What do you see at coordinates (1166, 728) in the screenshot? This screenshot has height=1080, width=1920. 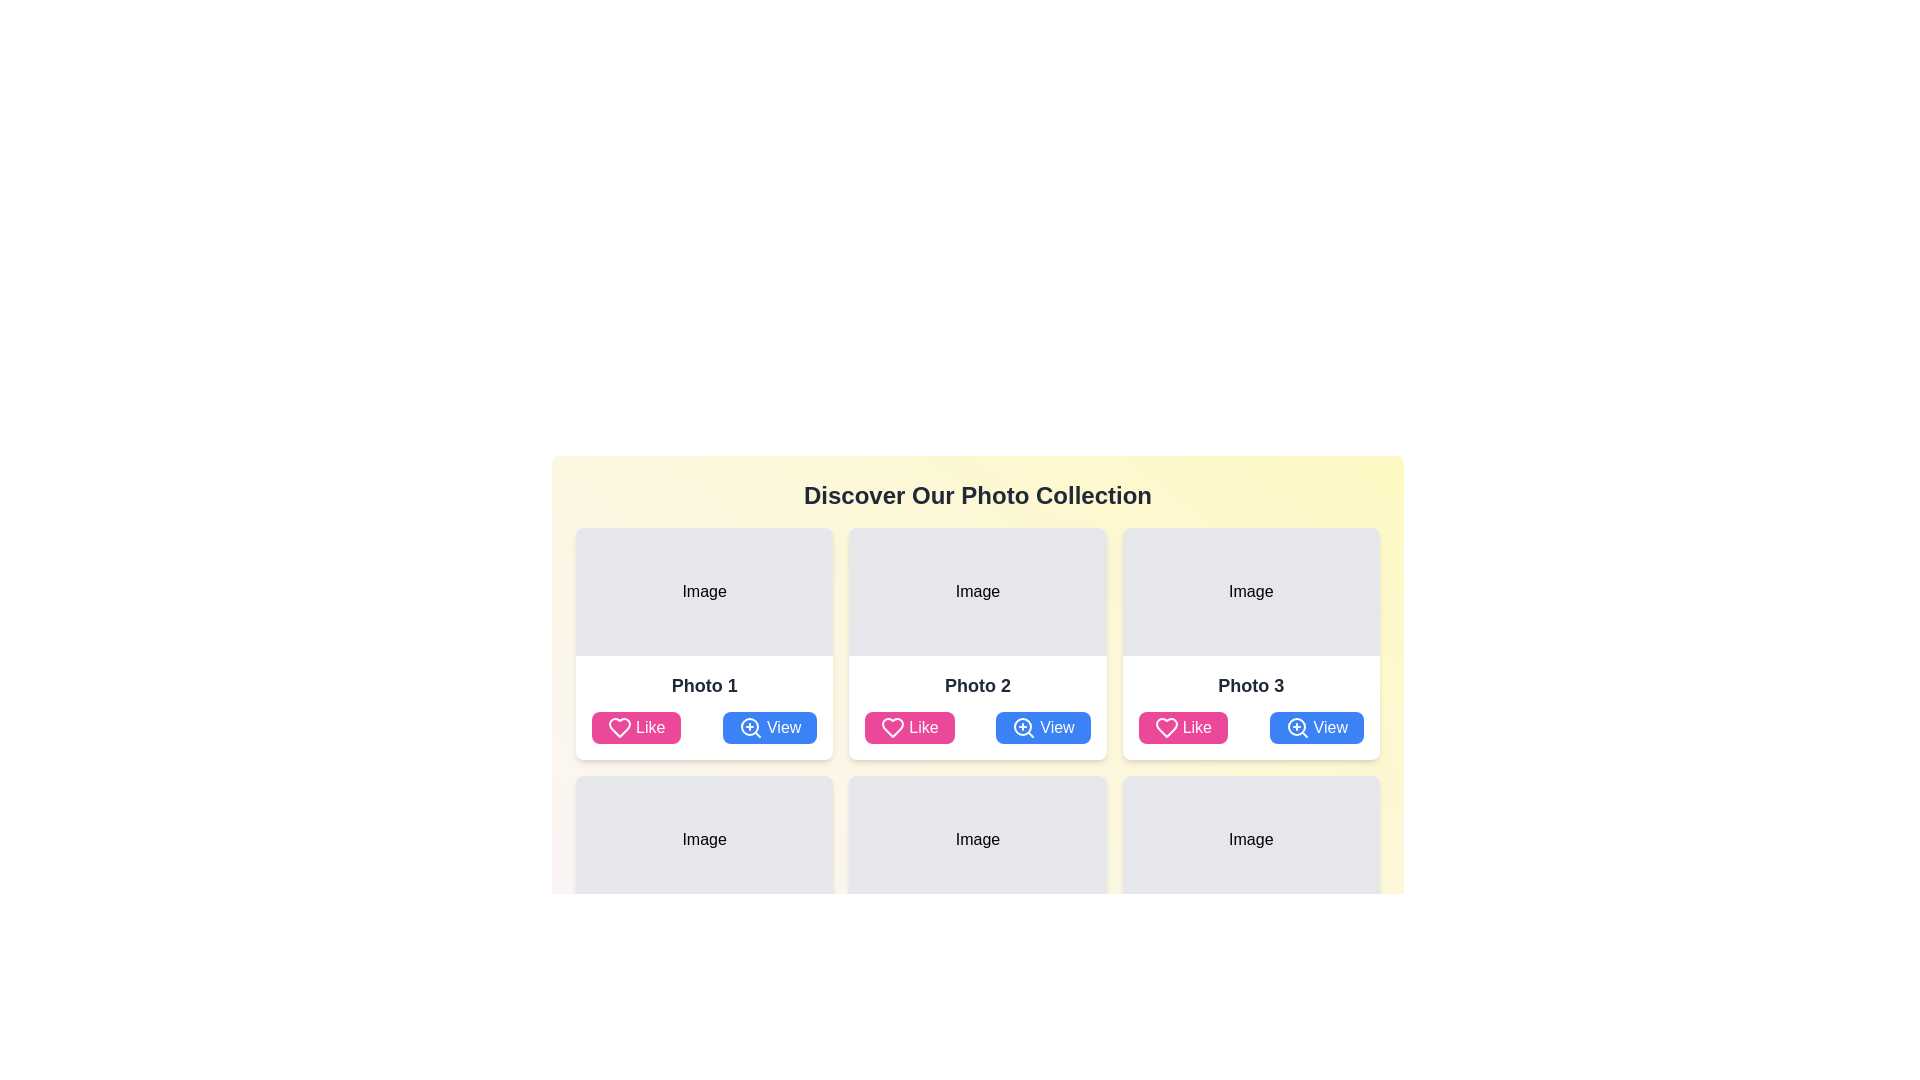 I see `the heart-shaped icon representing the 'Like' option, which is styled in pink and located next to the text 'Like' under the image card labeled 'Photo 3'` at bounding box center [1166, 728].